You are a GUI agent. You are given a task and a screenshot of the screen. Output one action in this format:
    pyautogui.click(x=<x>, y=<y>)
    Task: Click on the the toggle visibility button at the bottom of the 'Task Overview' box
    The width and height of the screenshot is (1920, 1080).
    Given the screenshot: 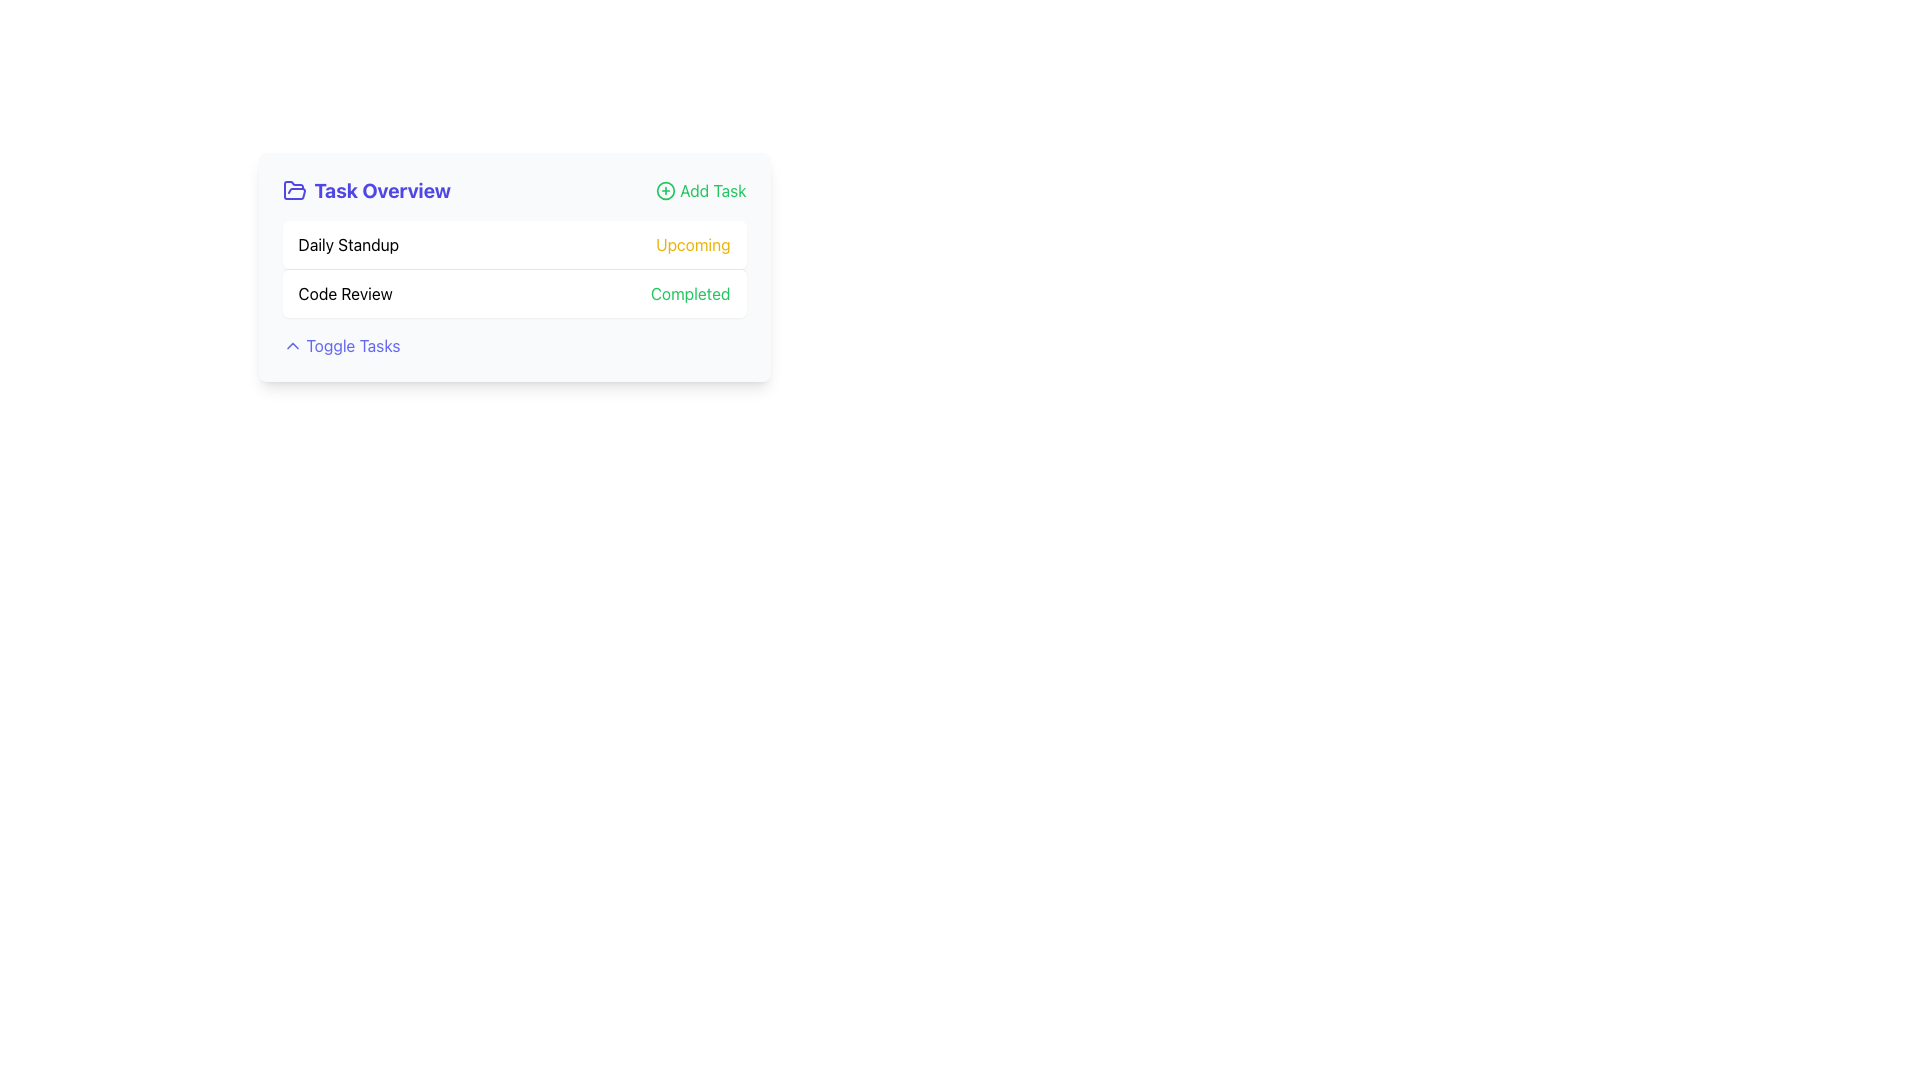 What is the action you would take?
    pyautogui.click(x=341, y=345)
    